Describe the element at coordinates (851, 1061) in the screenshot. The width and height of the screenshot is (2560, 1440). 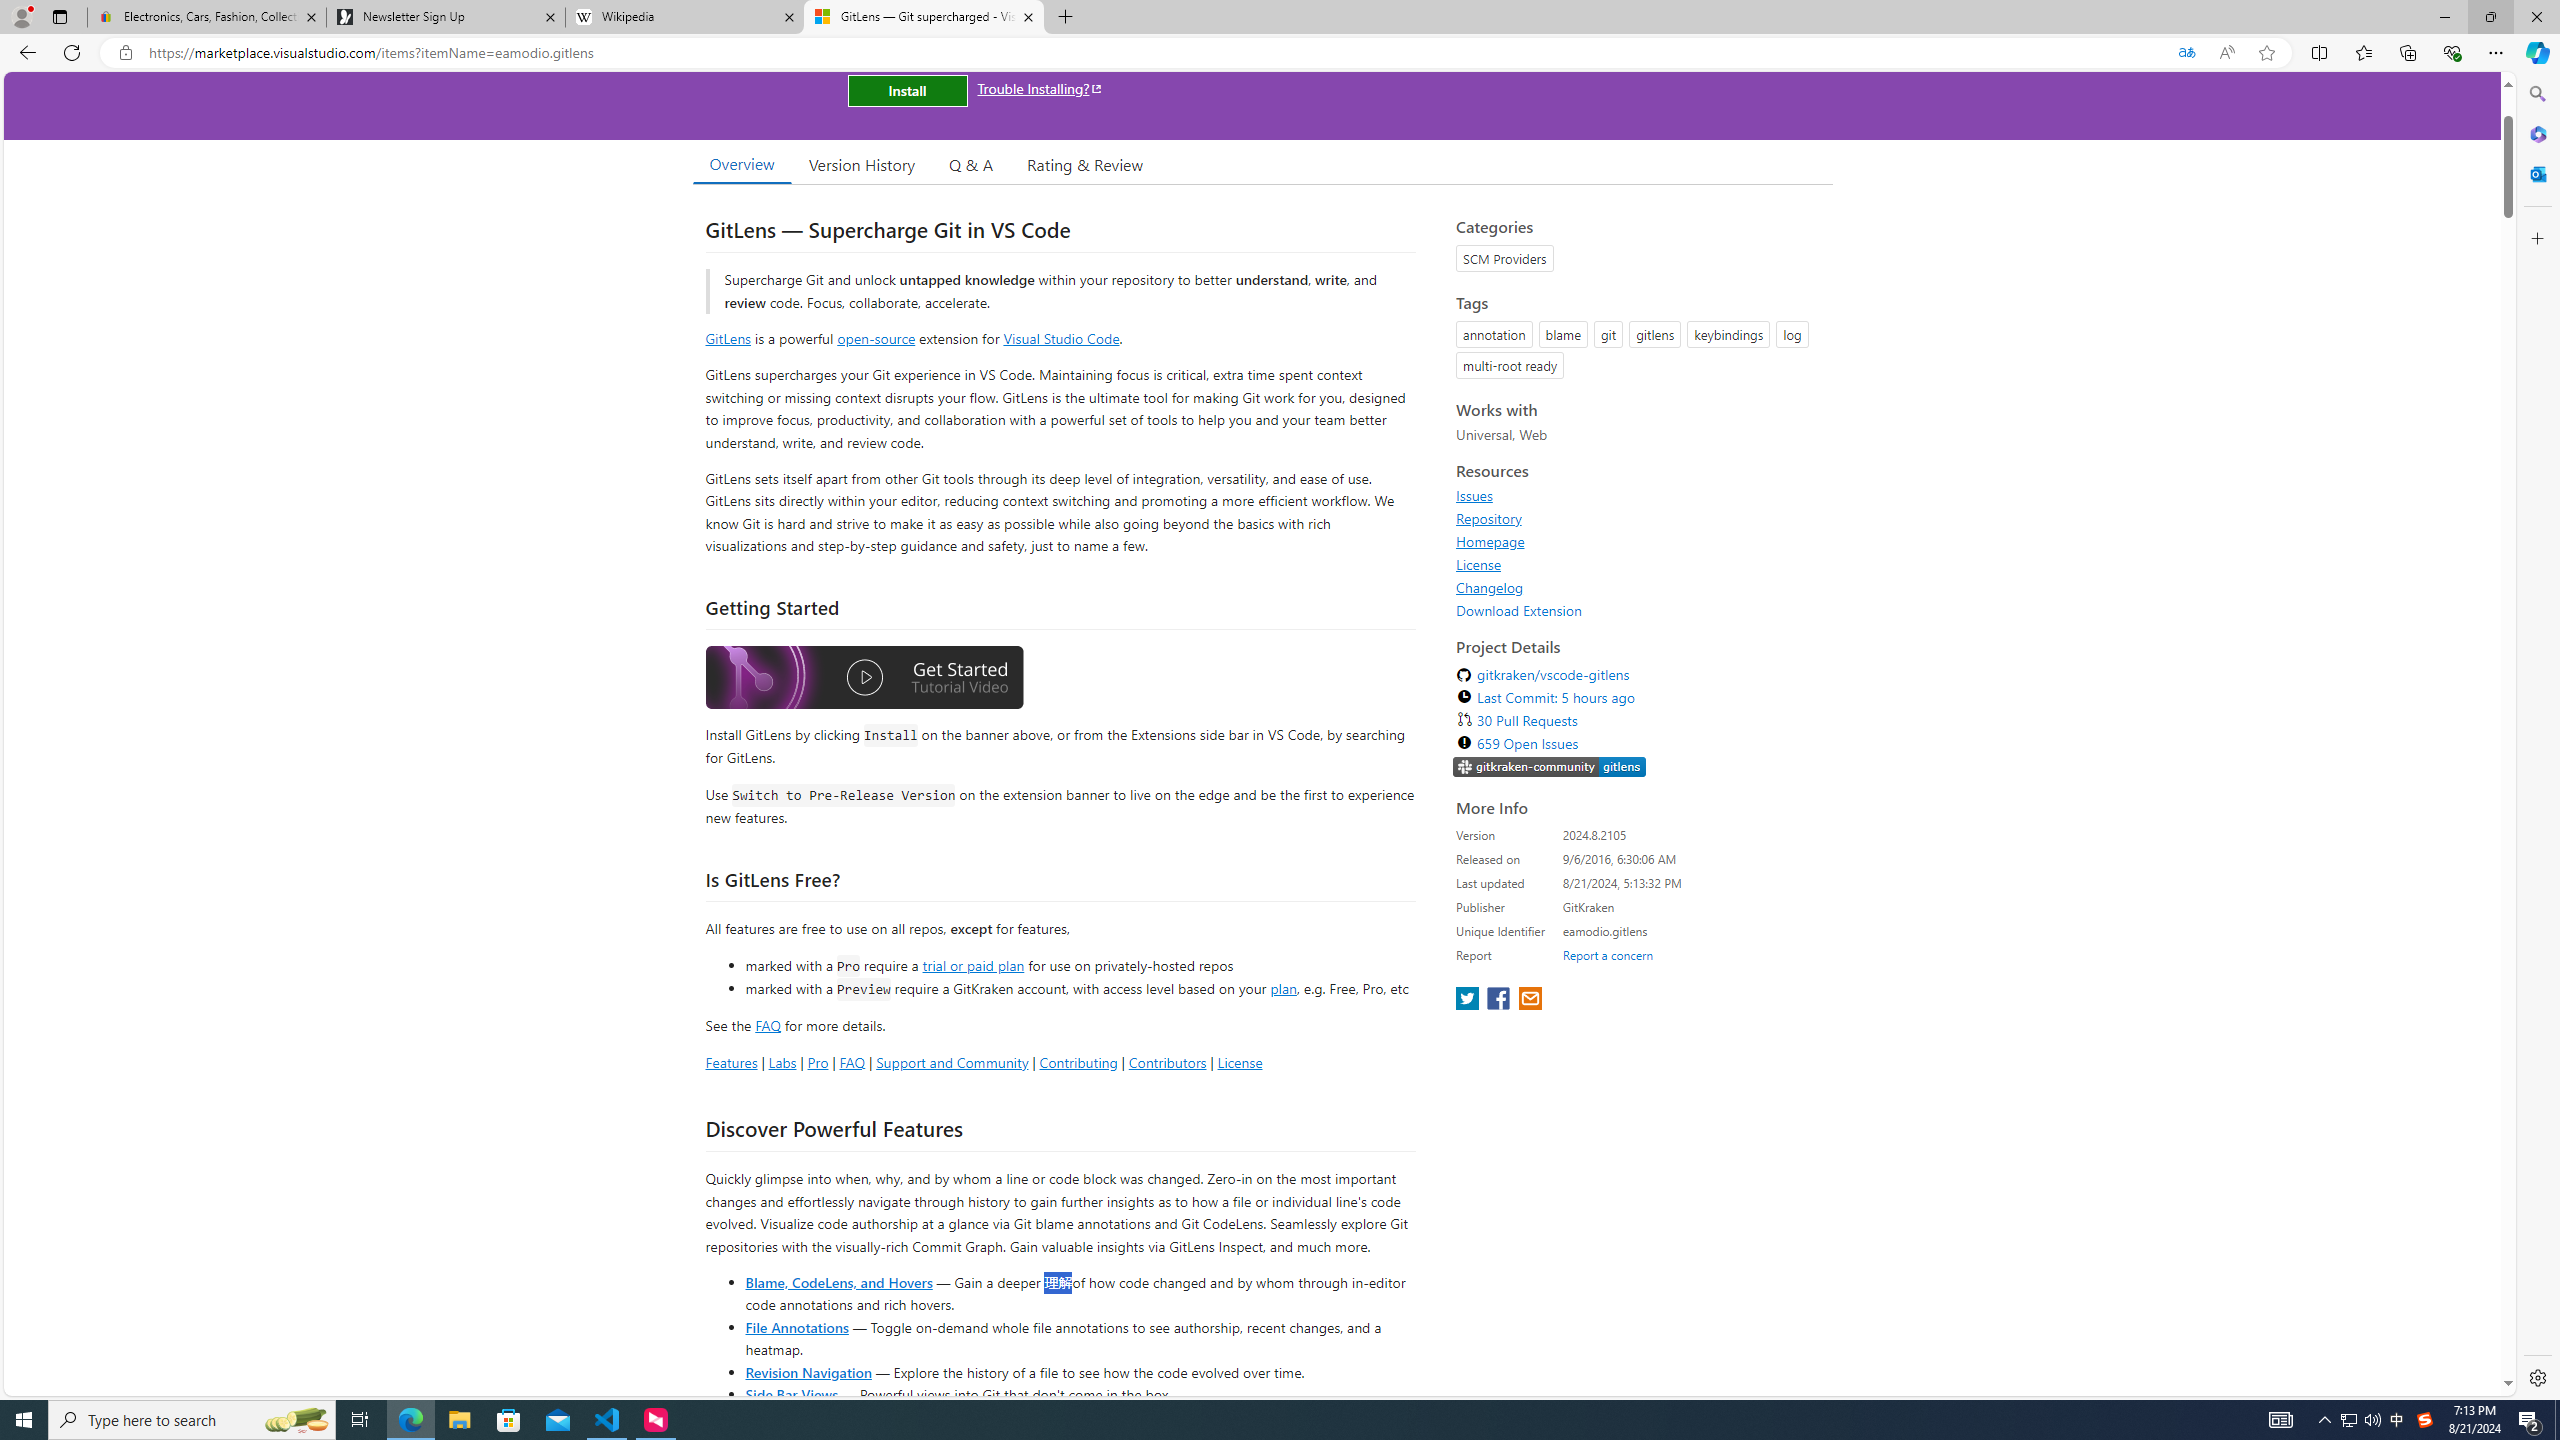
I see `'FAQ'` at that location.